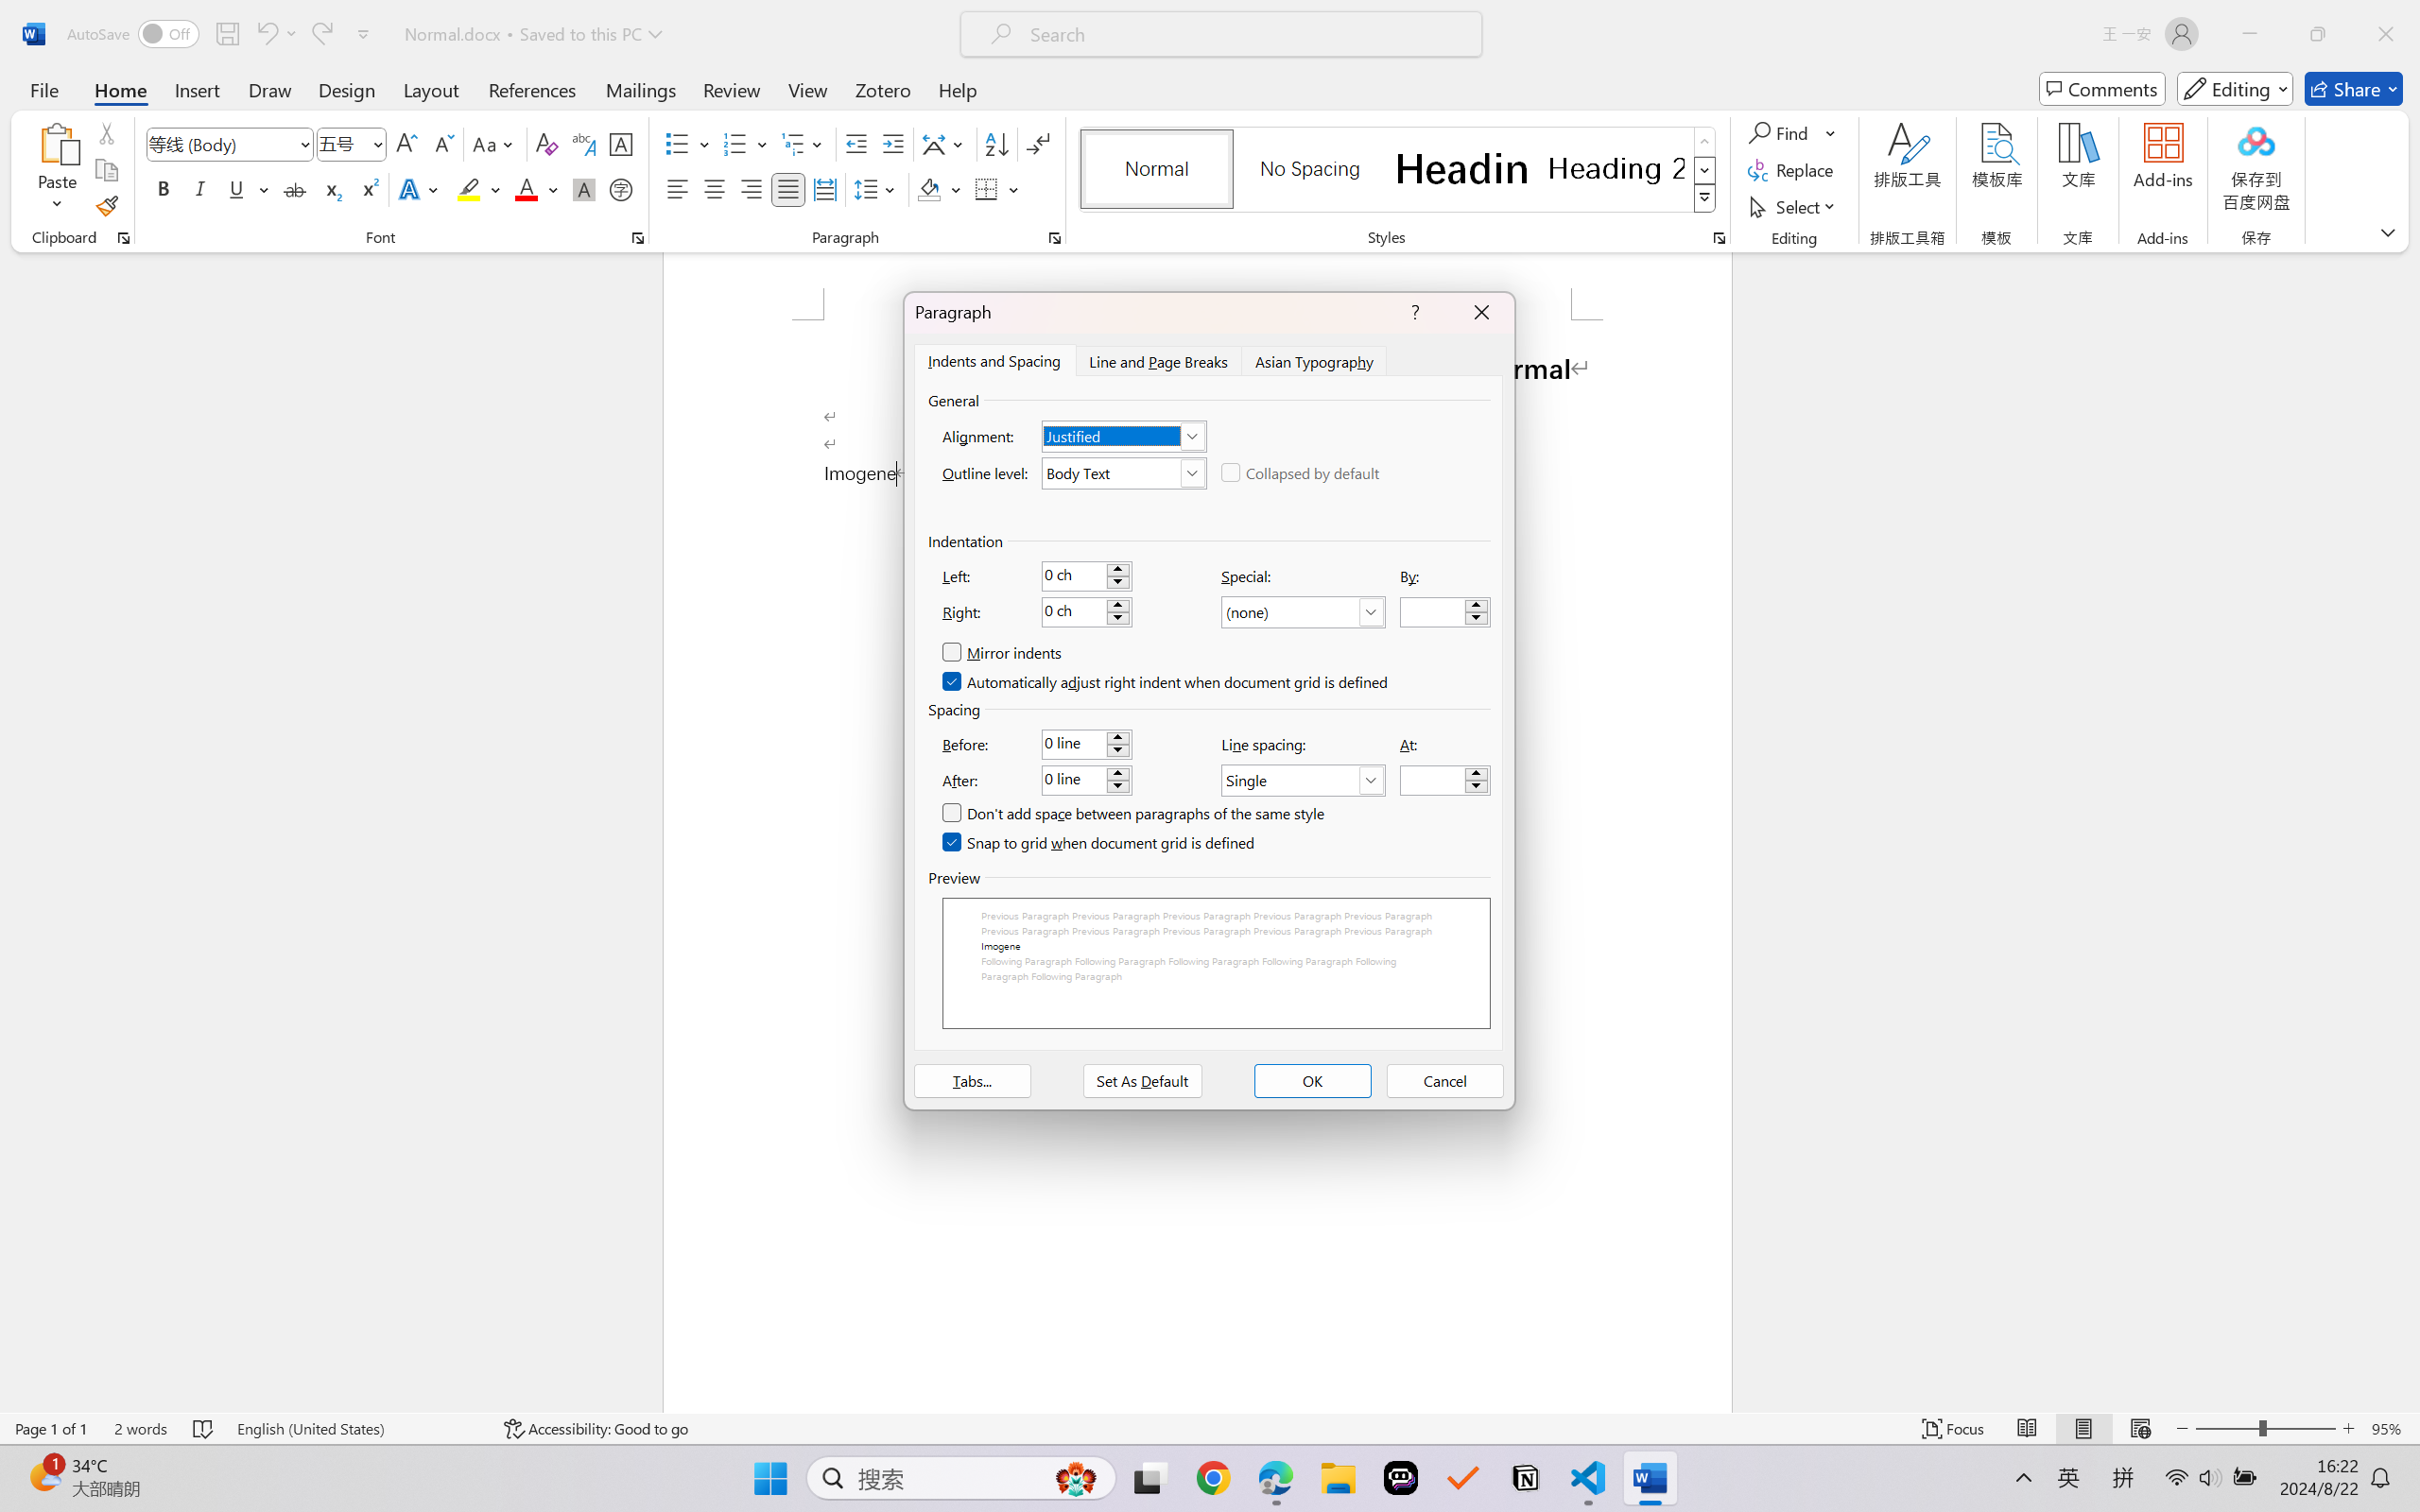 This screenshot has height=1512, width=2420. What do you see at coordinates (1616, 168) in the screenshot?
I see `'Heading 2'` at bounding box center [1616, 168].